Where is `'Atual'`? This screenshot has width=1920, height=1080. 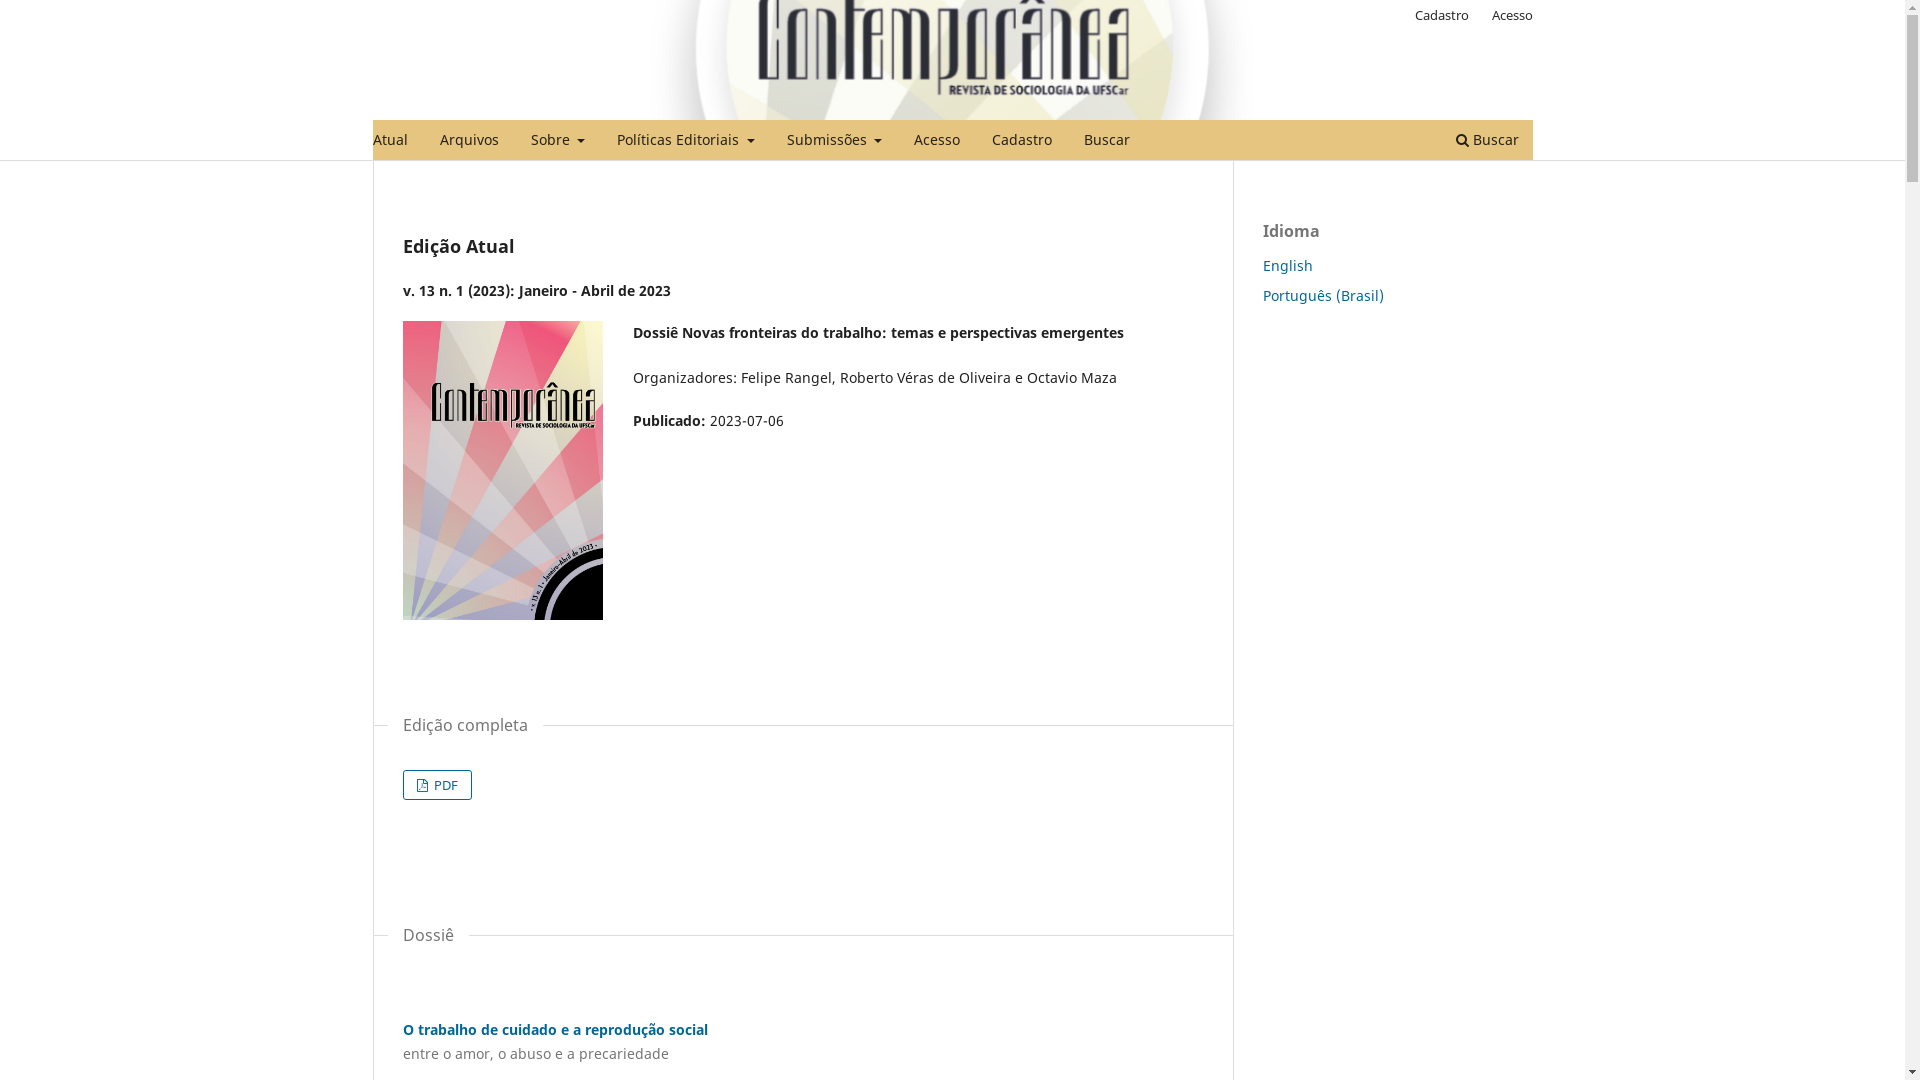 'Atual' is located at coordinates (390, 141).